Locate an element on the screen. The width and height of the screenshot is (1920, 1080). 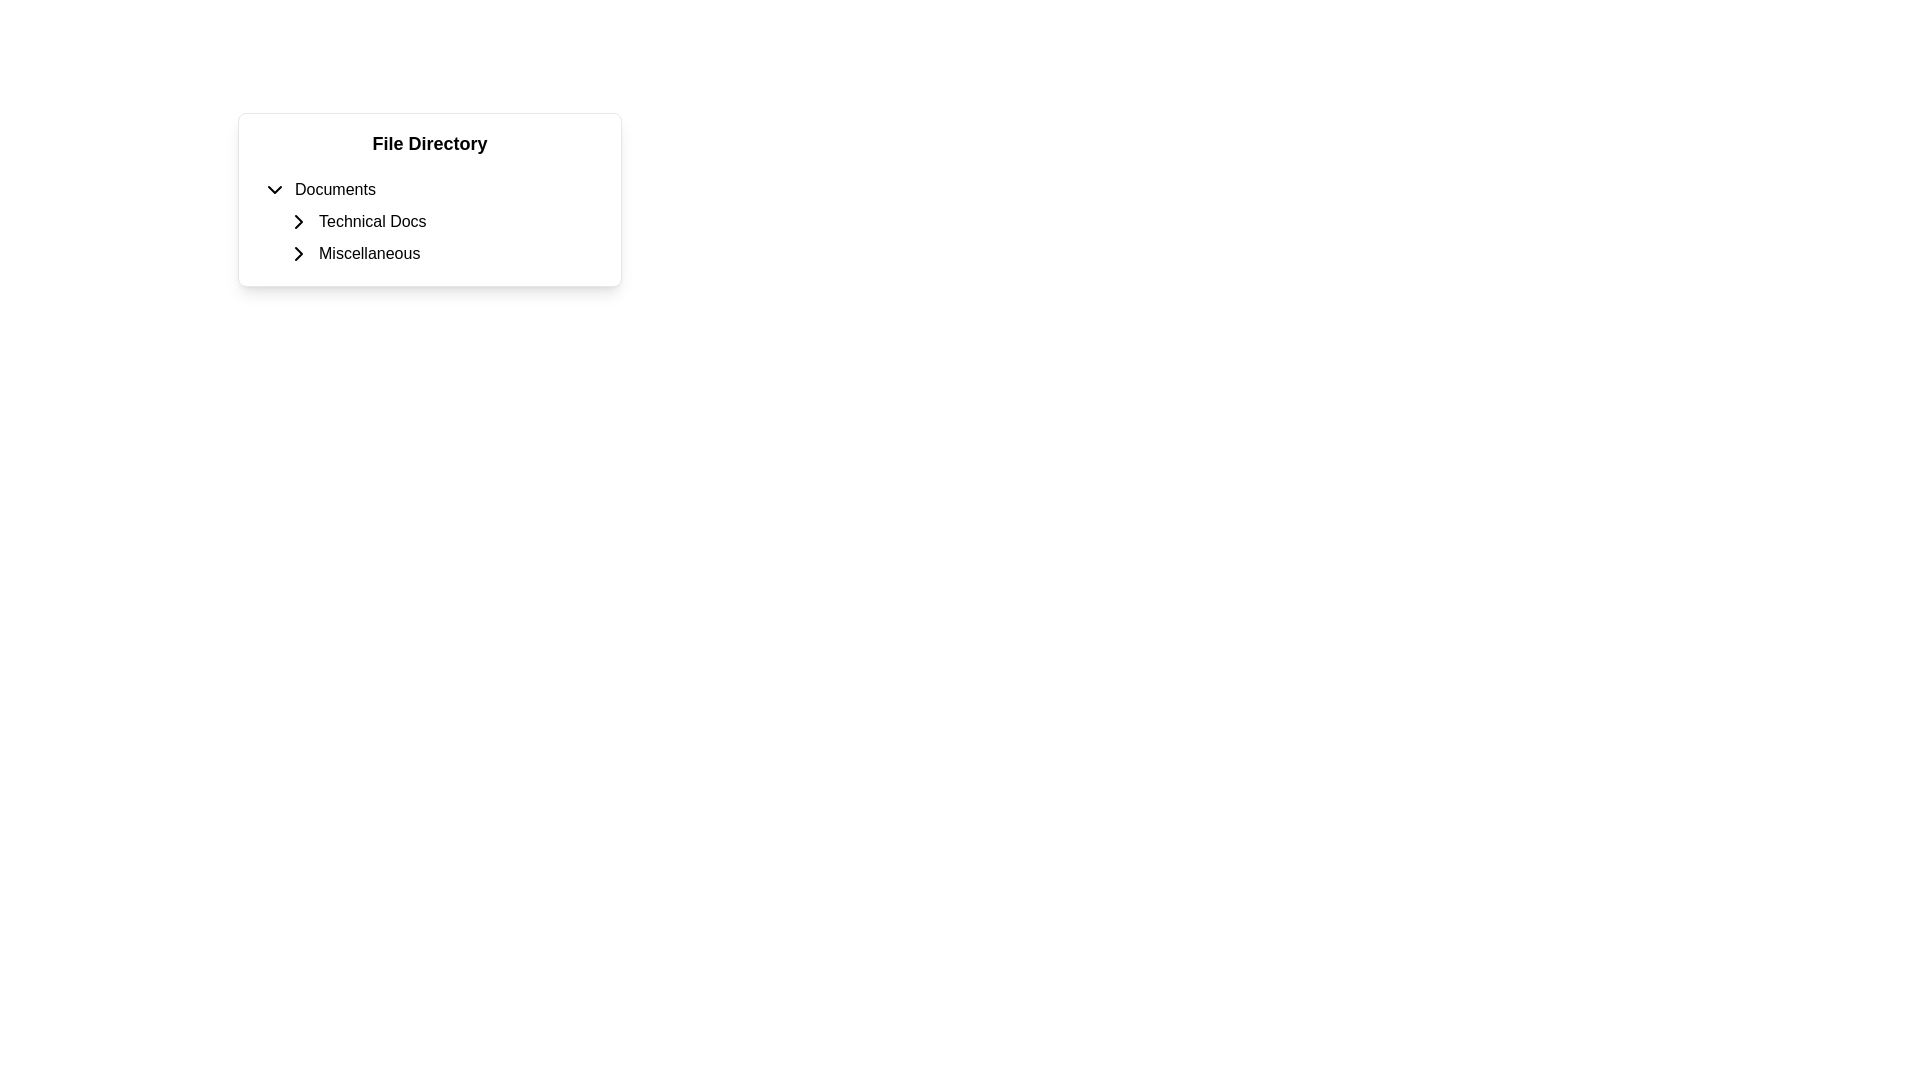
the Dropdown indicator icon located to the left of the 'Documents' text to trigger a tooltip or visual feedback is located at coordinates (273, 189).